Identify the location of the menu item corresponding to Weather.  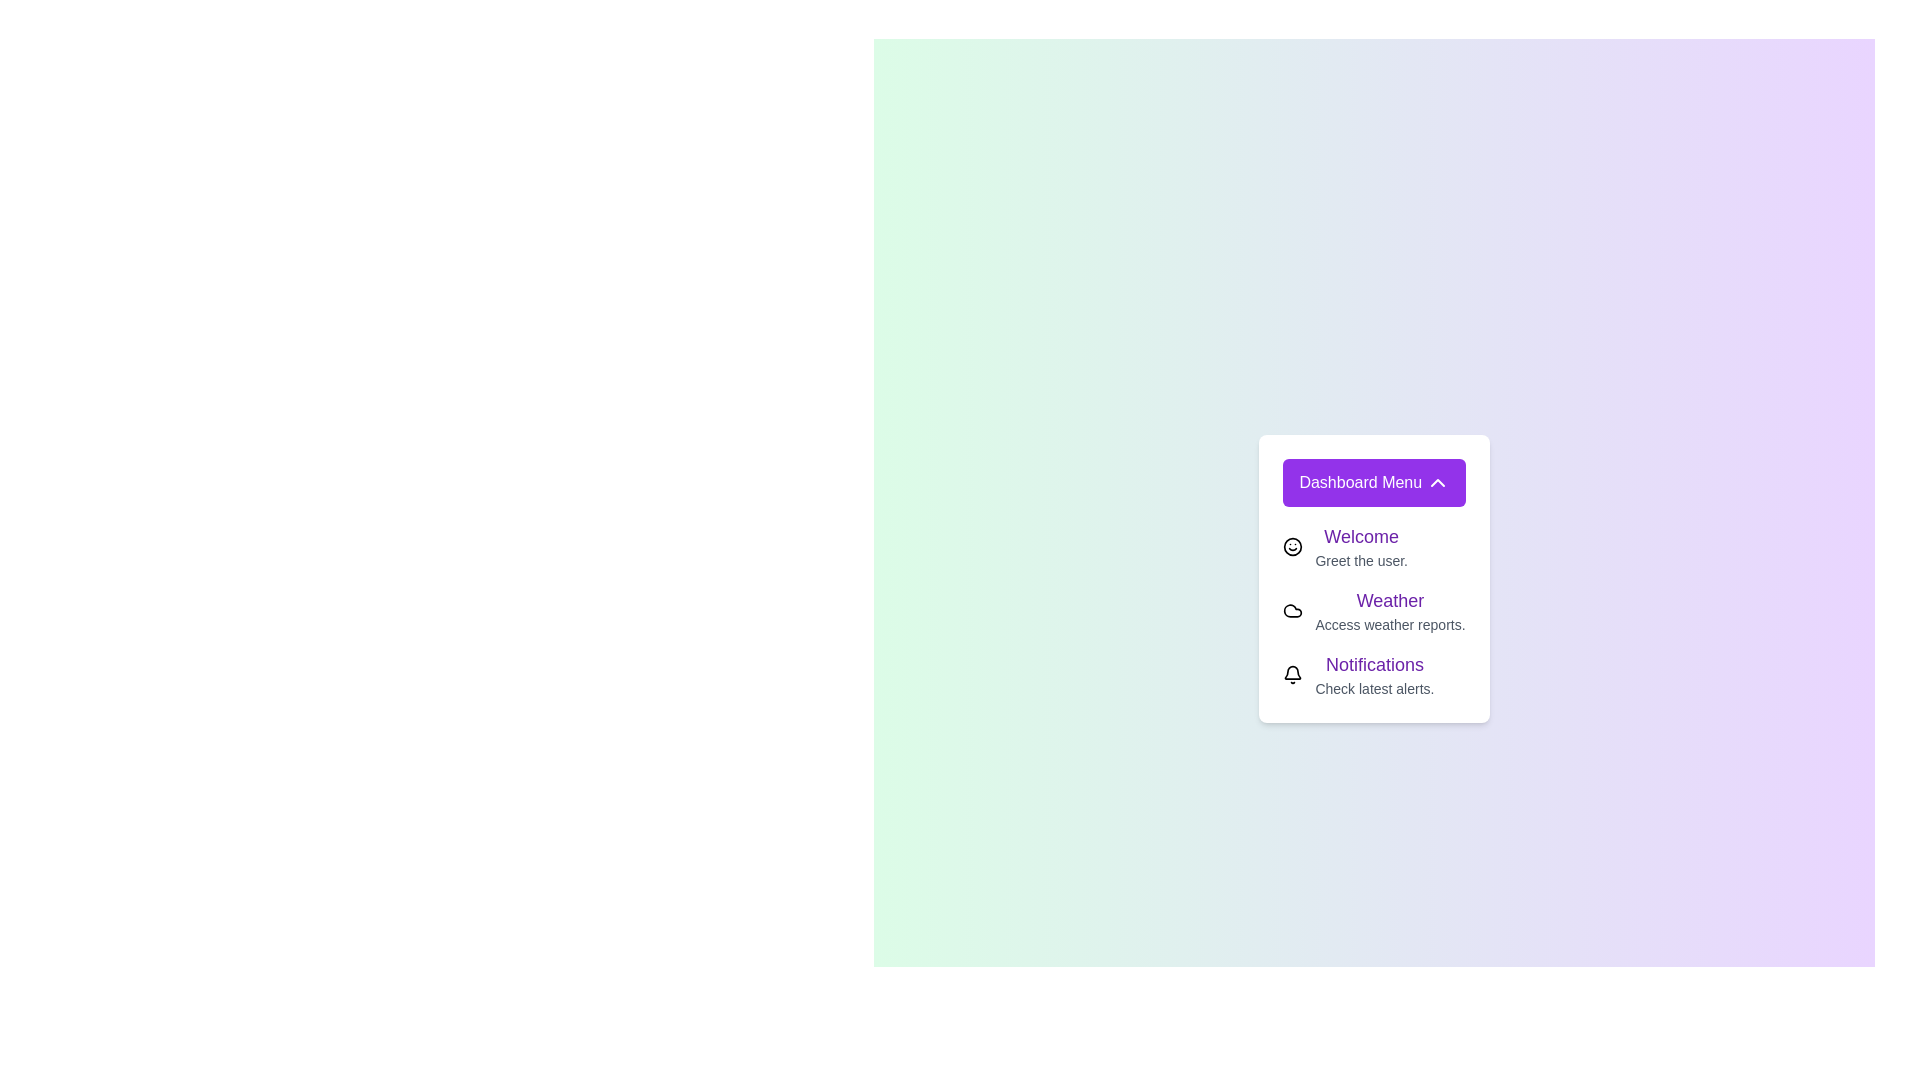
(1293, 609).